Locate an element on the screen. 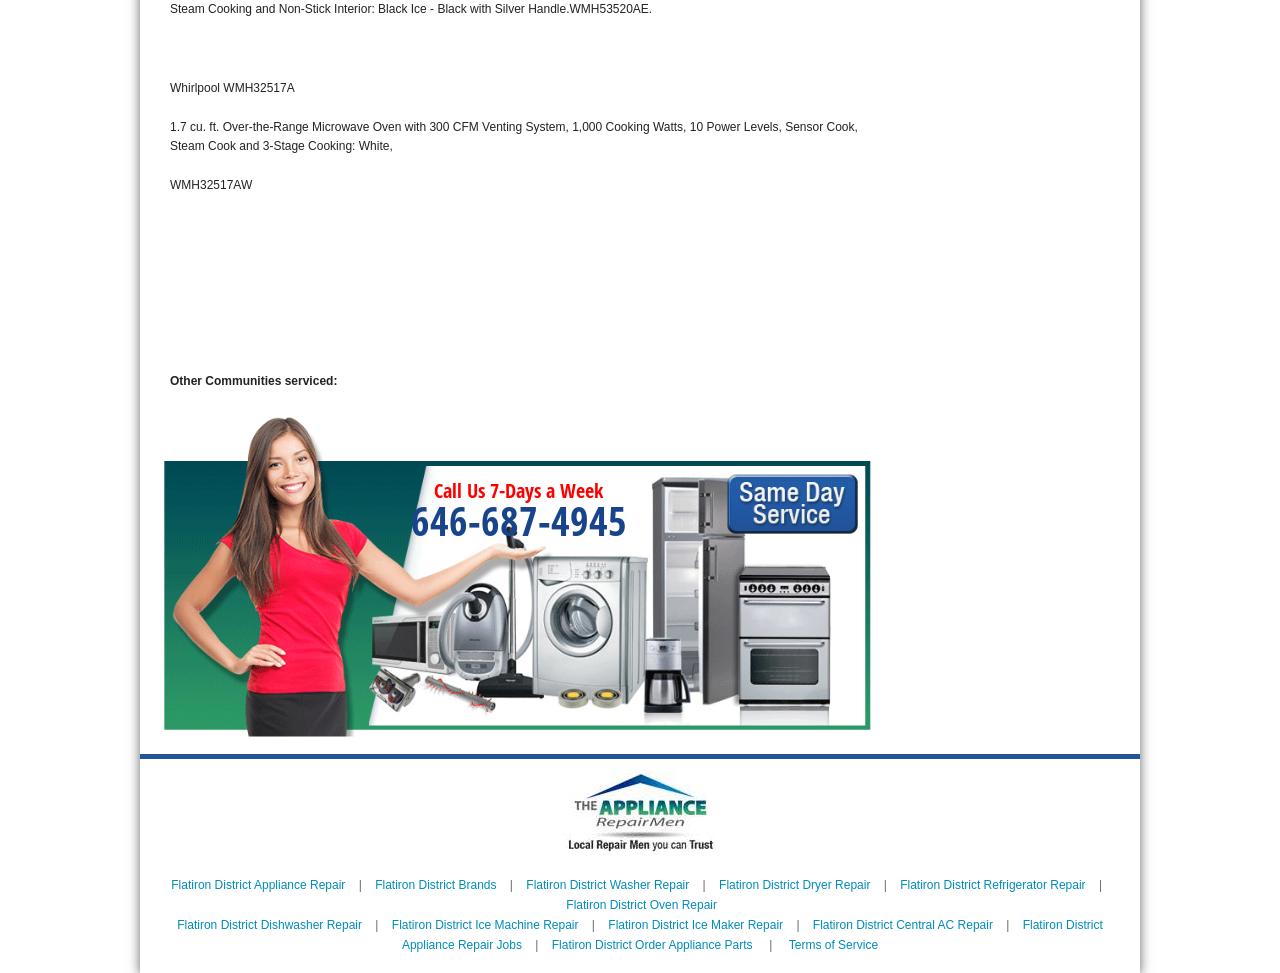 The width and height of the screenshot is (1280, 973). 'Flatiron District Appliance Repair' is located at coordinates (257, 885).